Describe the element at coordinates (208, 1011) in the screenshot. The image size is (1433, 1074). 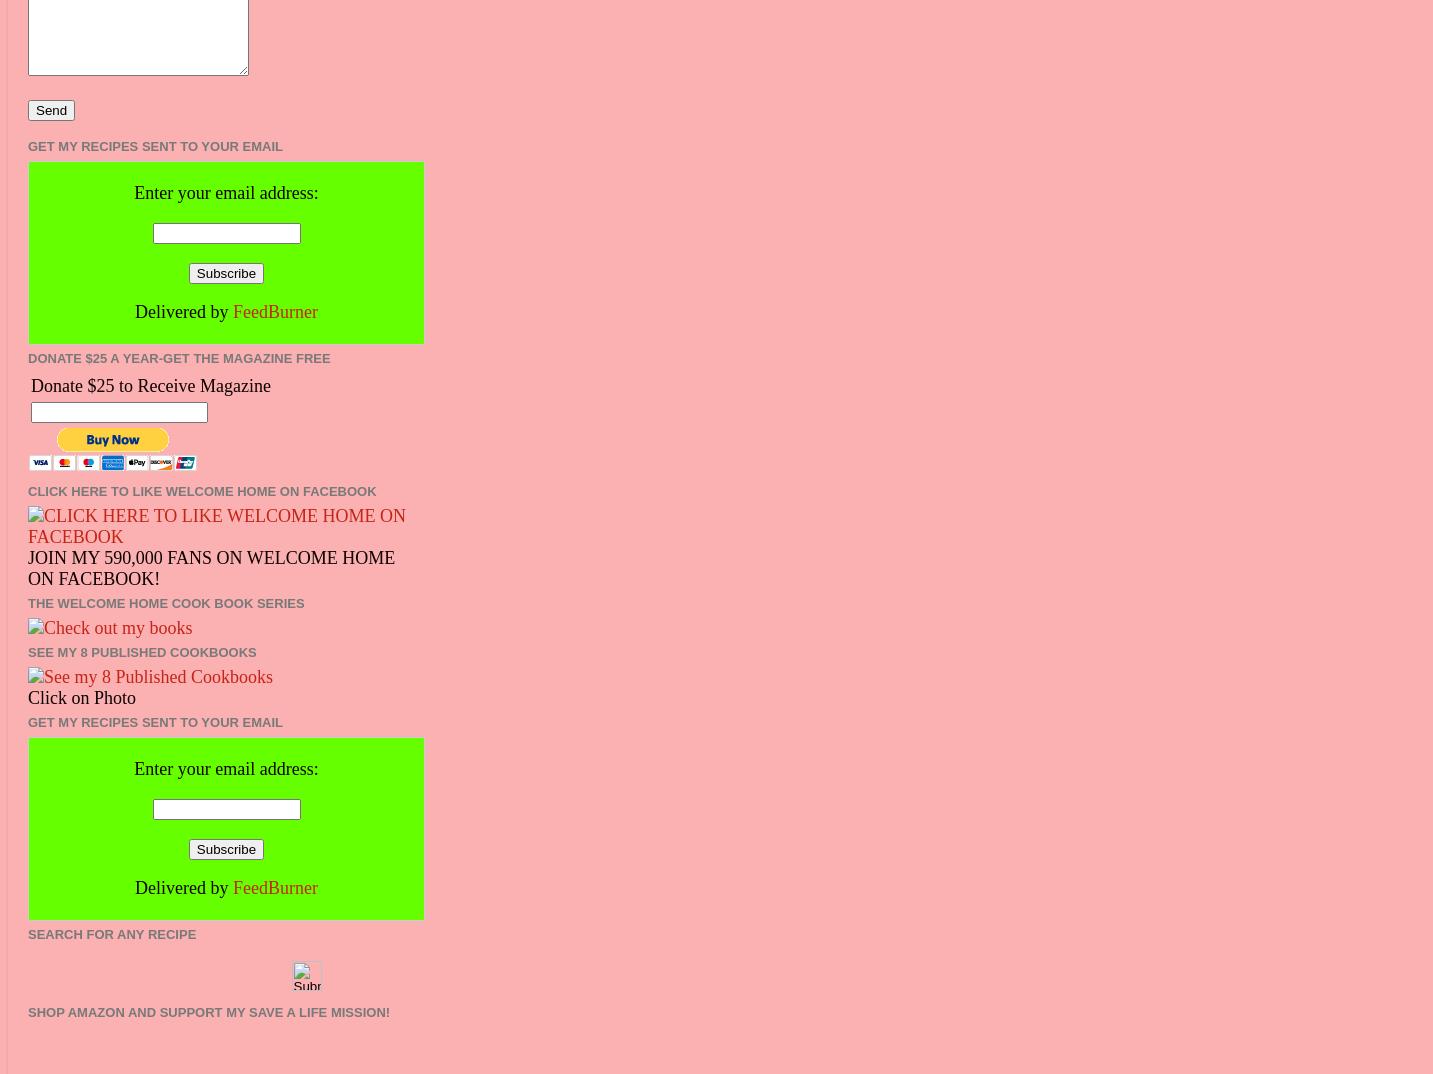
I see `'Shop Amazon and Support my Save A Life Mission!'` at that location.